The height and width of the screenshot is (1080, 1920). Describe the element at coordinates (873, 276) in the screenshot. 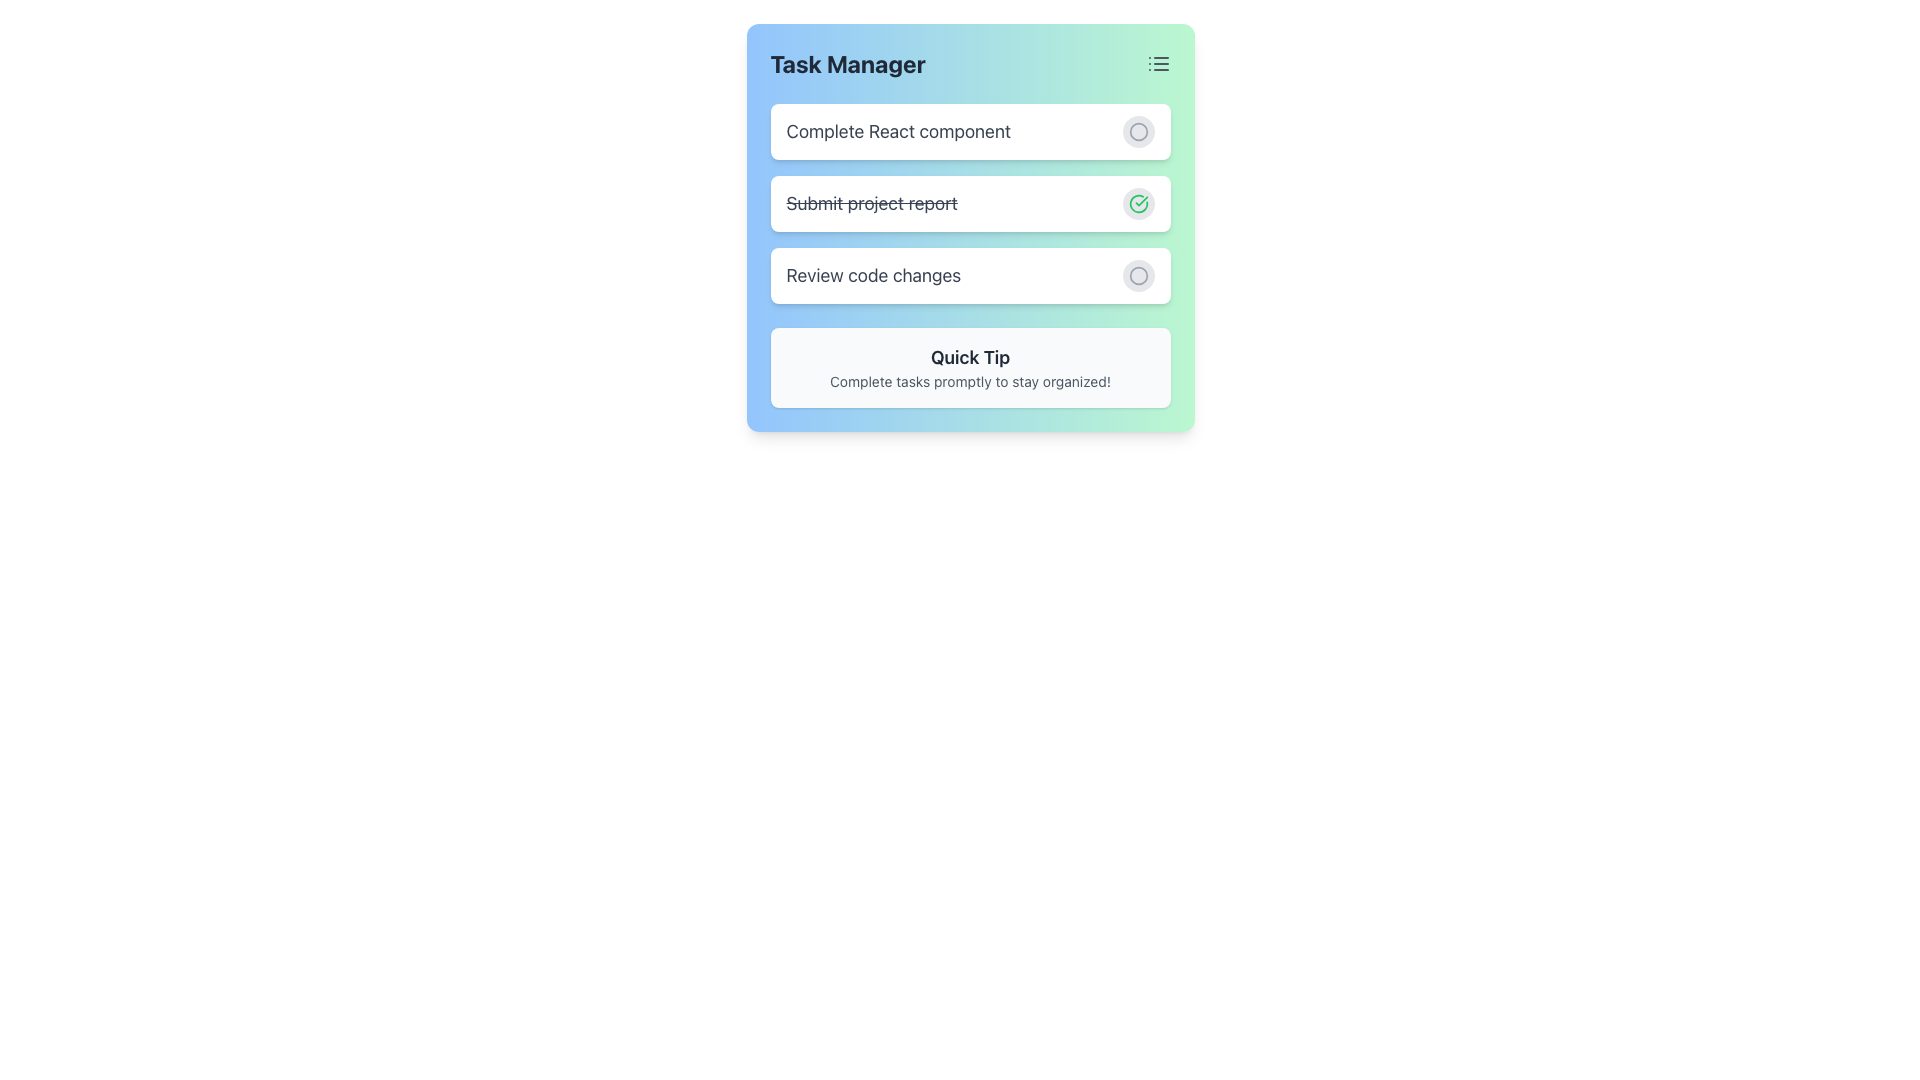

I see `text content of the task label located in the third row of the task list in the 'Task Manager' interface, positioned to the left of a circular button` at that location.